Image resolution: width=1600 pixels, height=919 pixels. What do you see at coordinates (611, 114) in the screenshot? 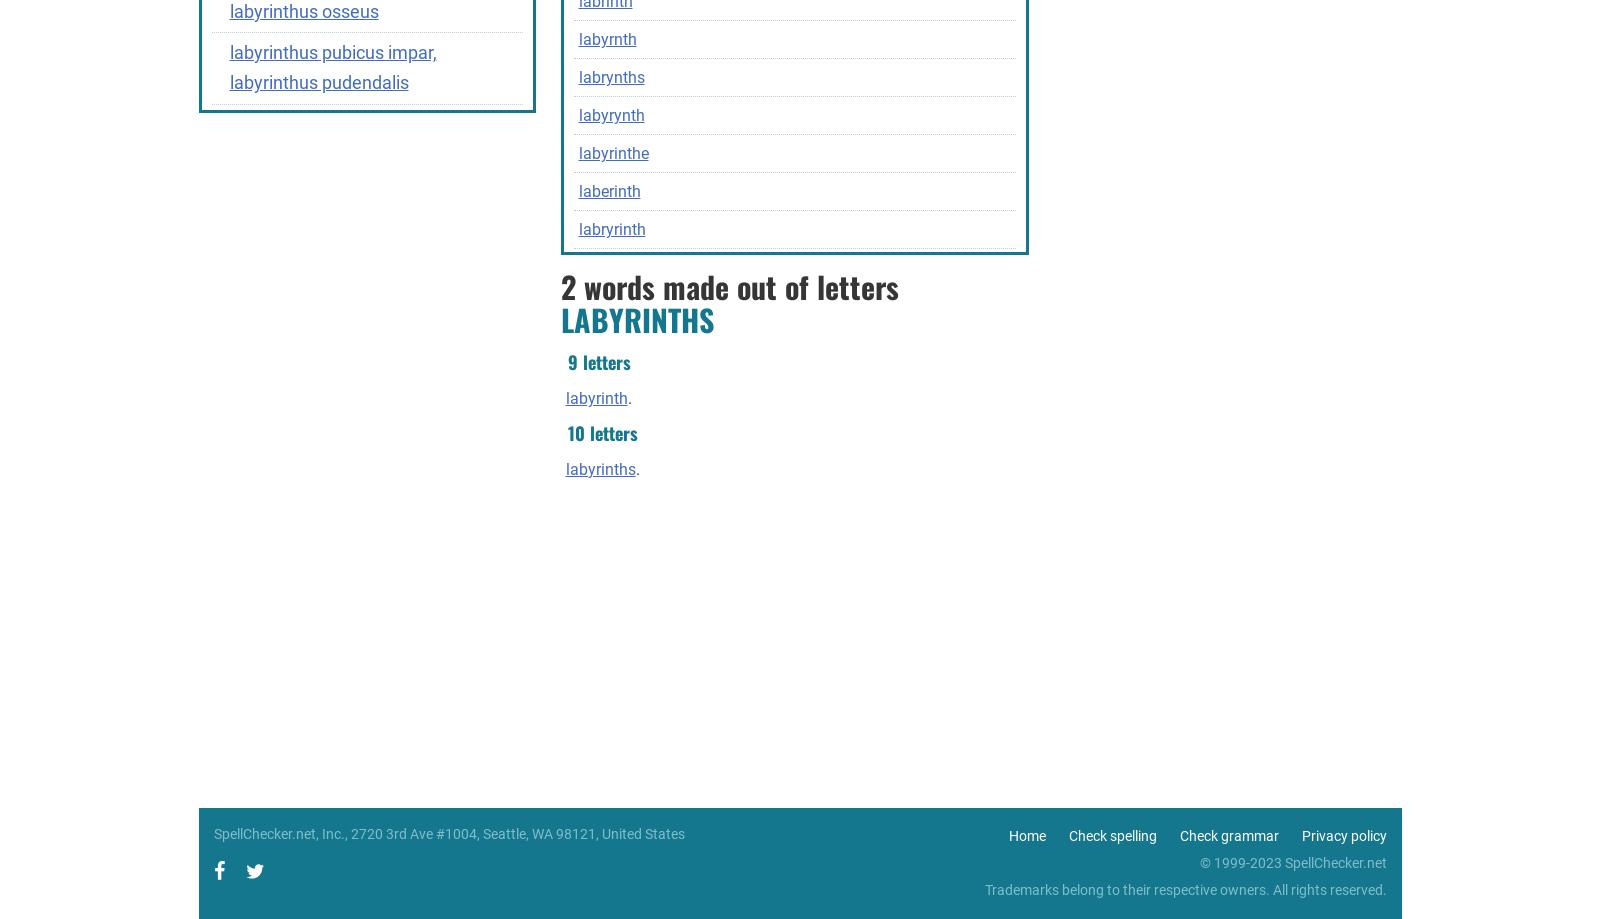
I see `'labyrynth'` at bounding box center [611, 114].